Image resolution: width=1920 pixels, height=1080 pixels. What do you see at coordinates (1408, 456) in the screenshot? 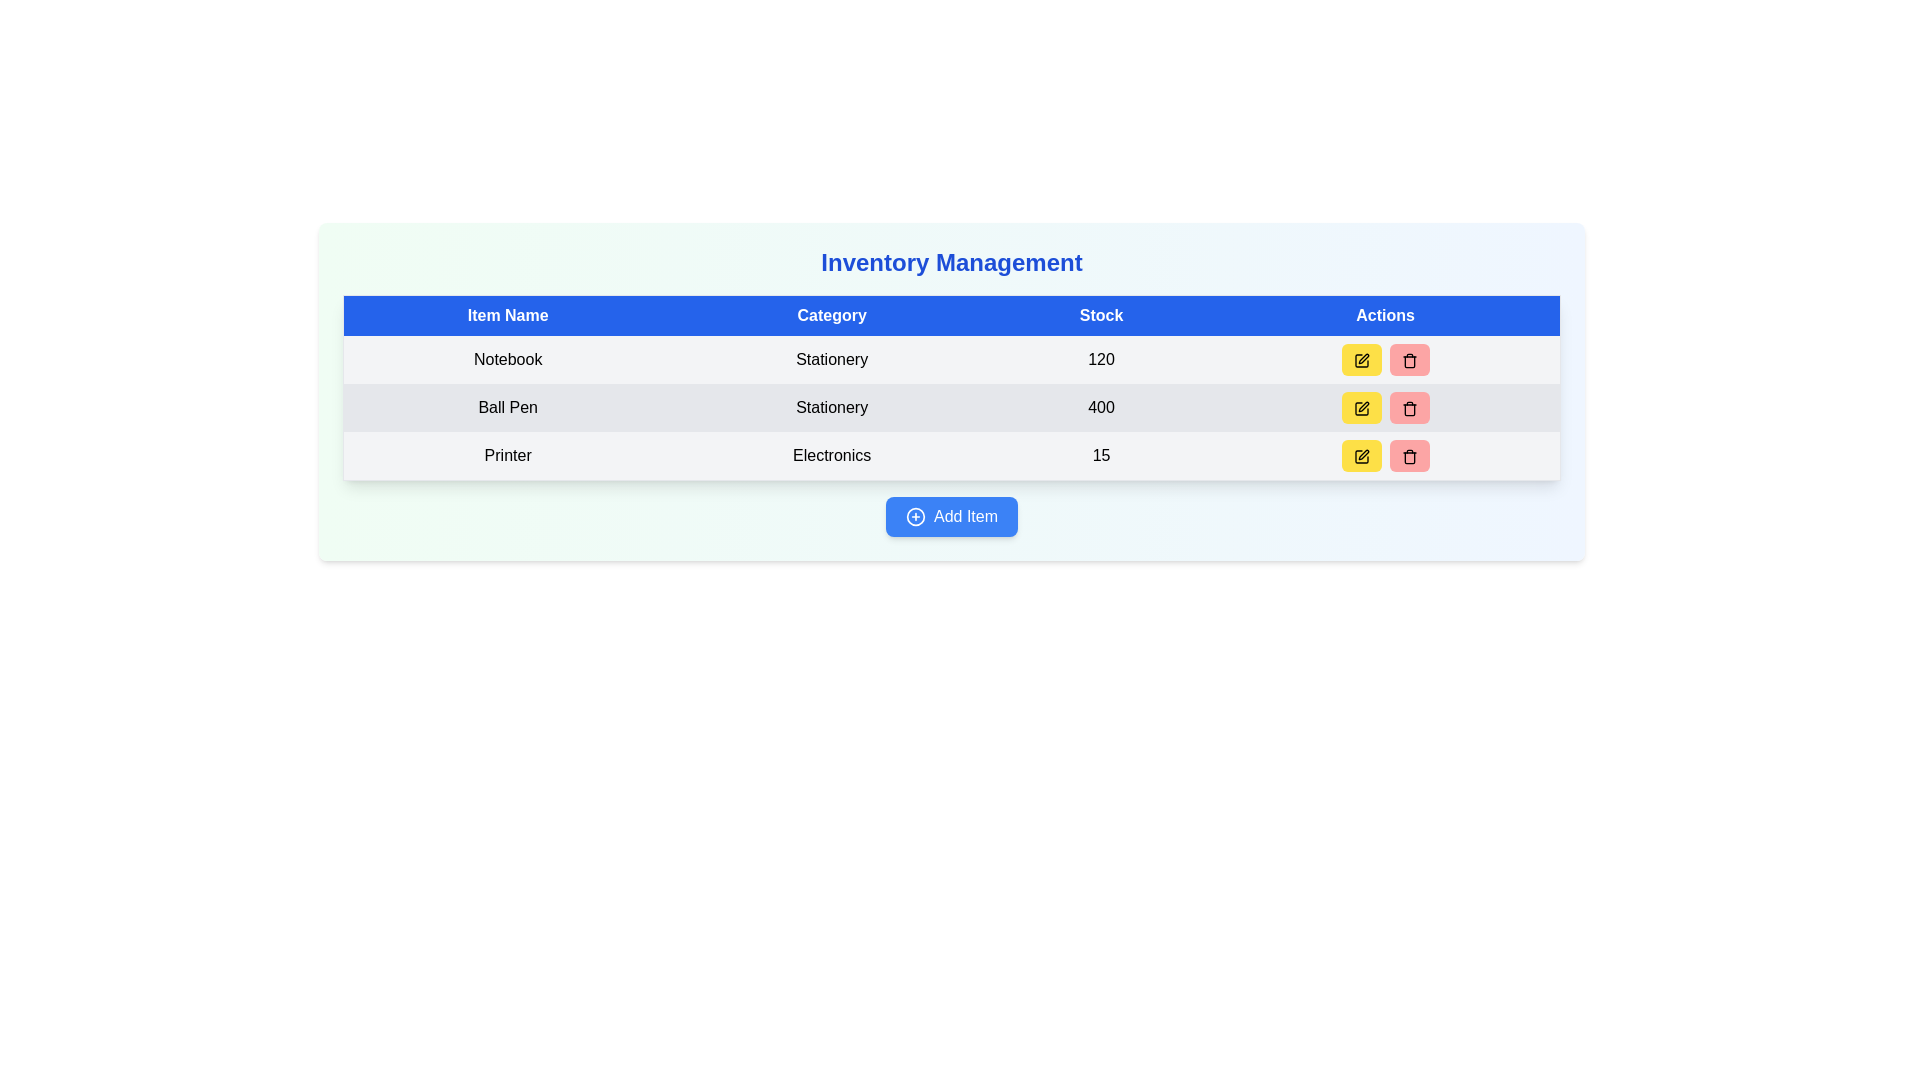
I see `the Trash Can icon located under the 'Actions' column of the last row in the 'Inventory Management' table` at bounding box center [1408, 456].